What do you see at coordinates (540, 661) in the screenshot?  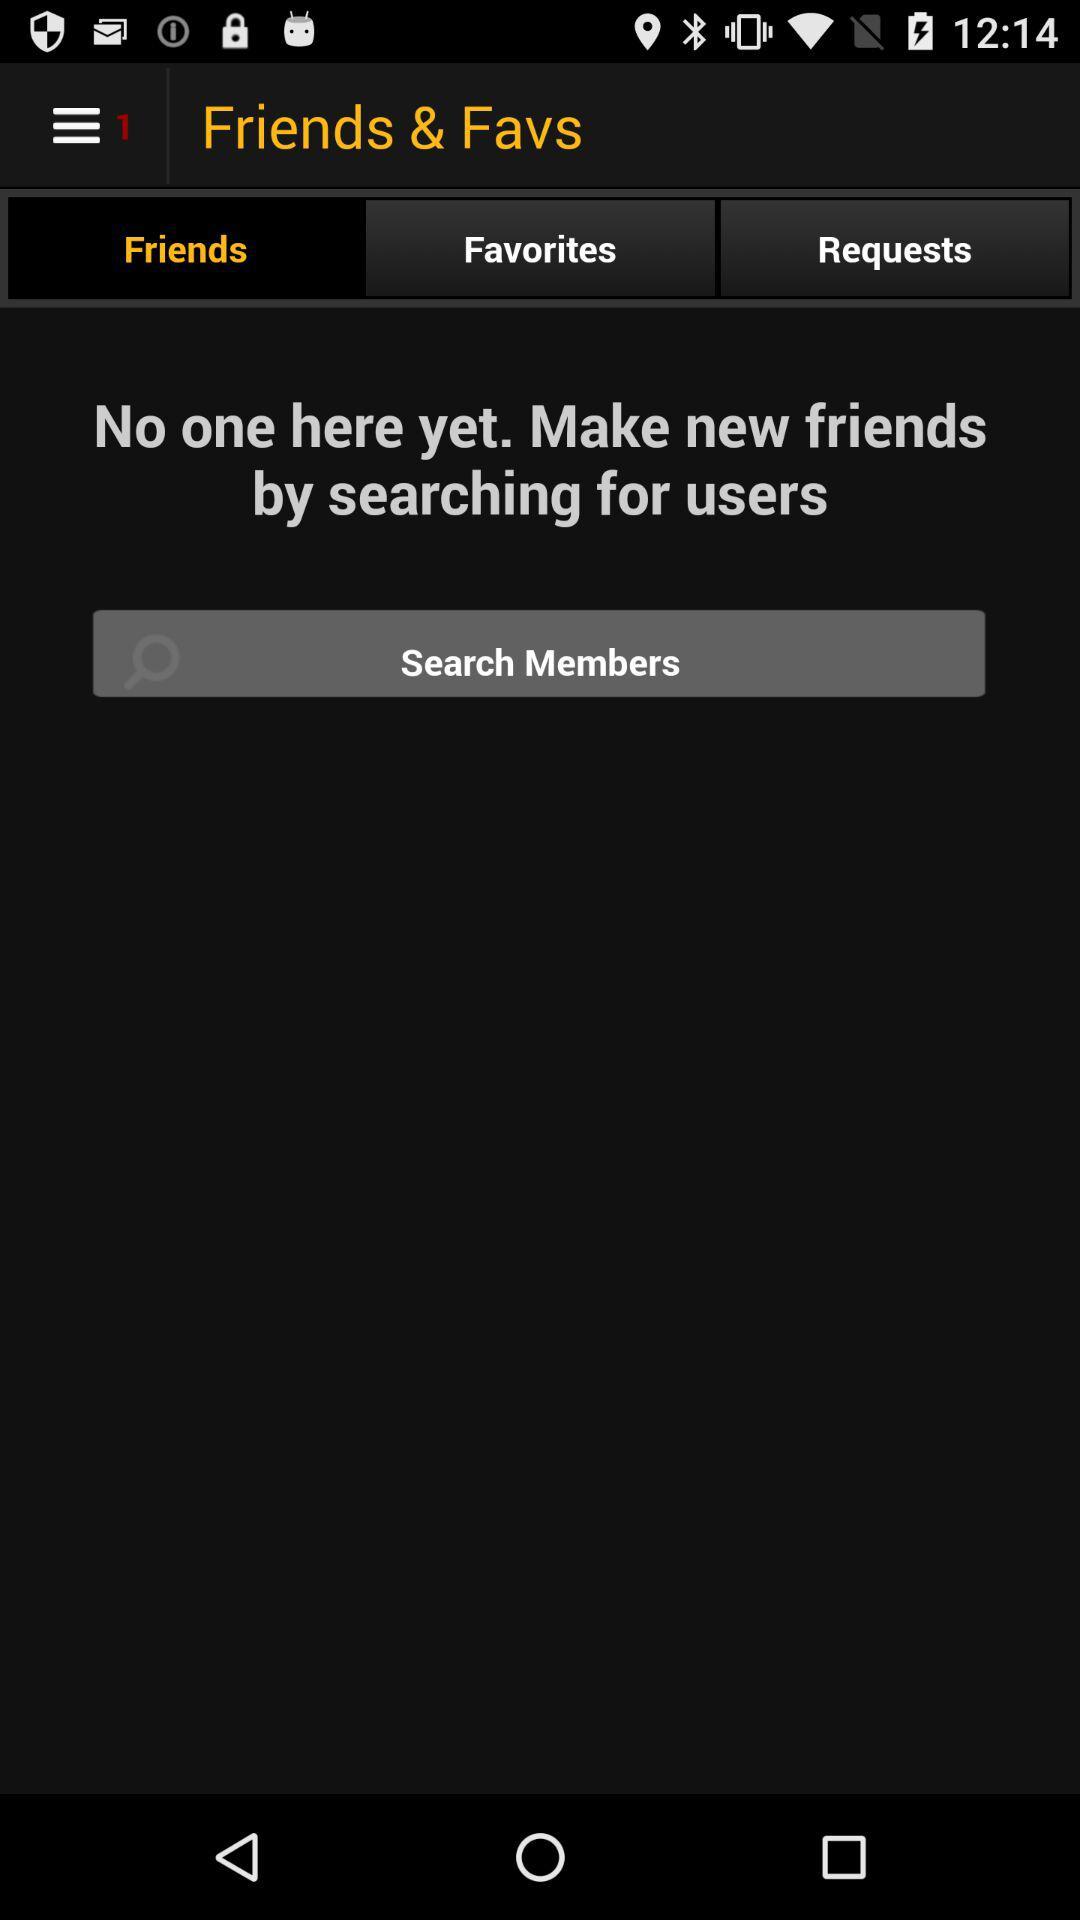 I see `search members` at bounding box center [540, 661].